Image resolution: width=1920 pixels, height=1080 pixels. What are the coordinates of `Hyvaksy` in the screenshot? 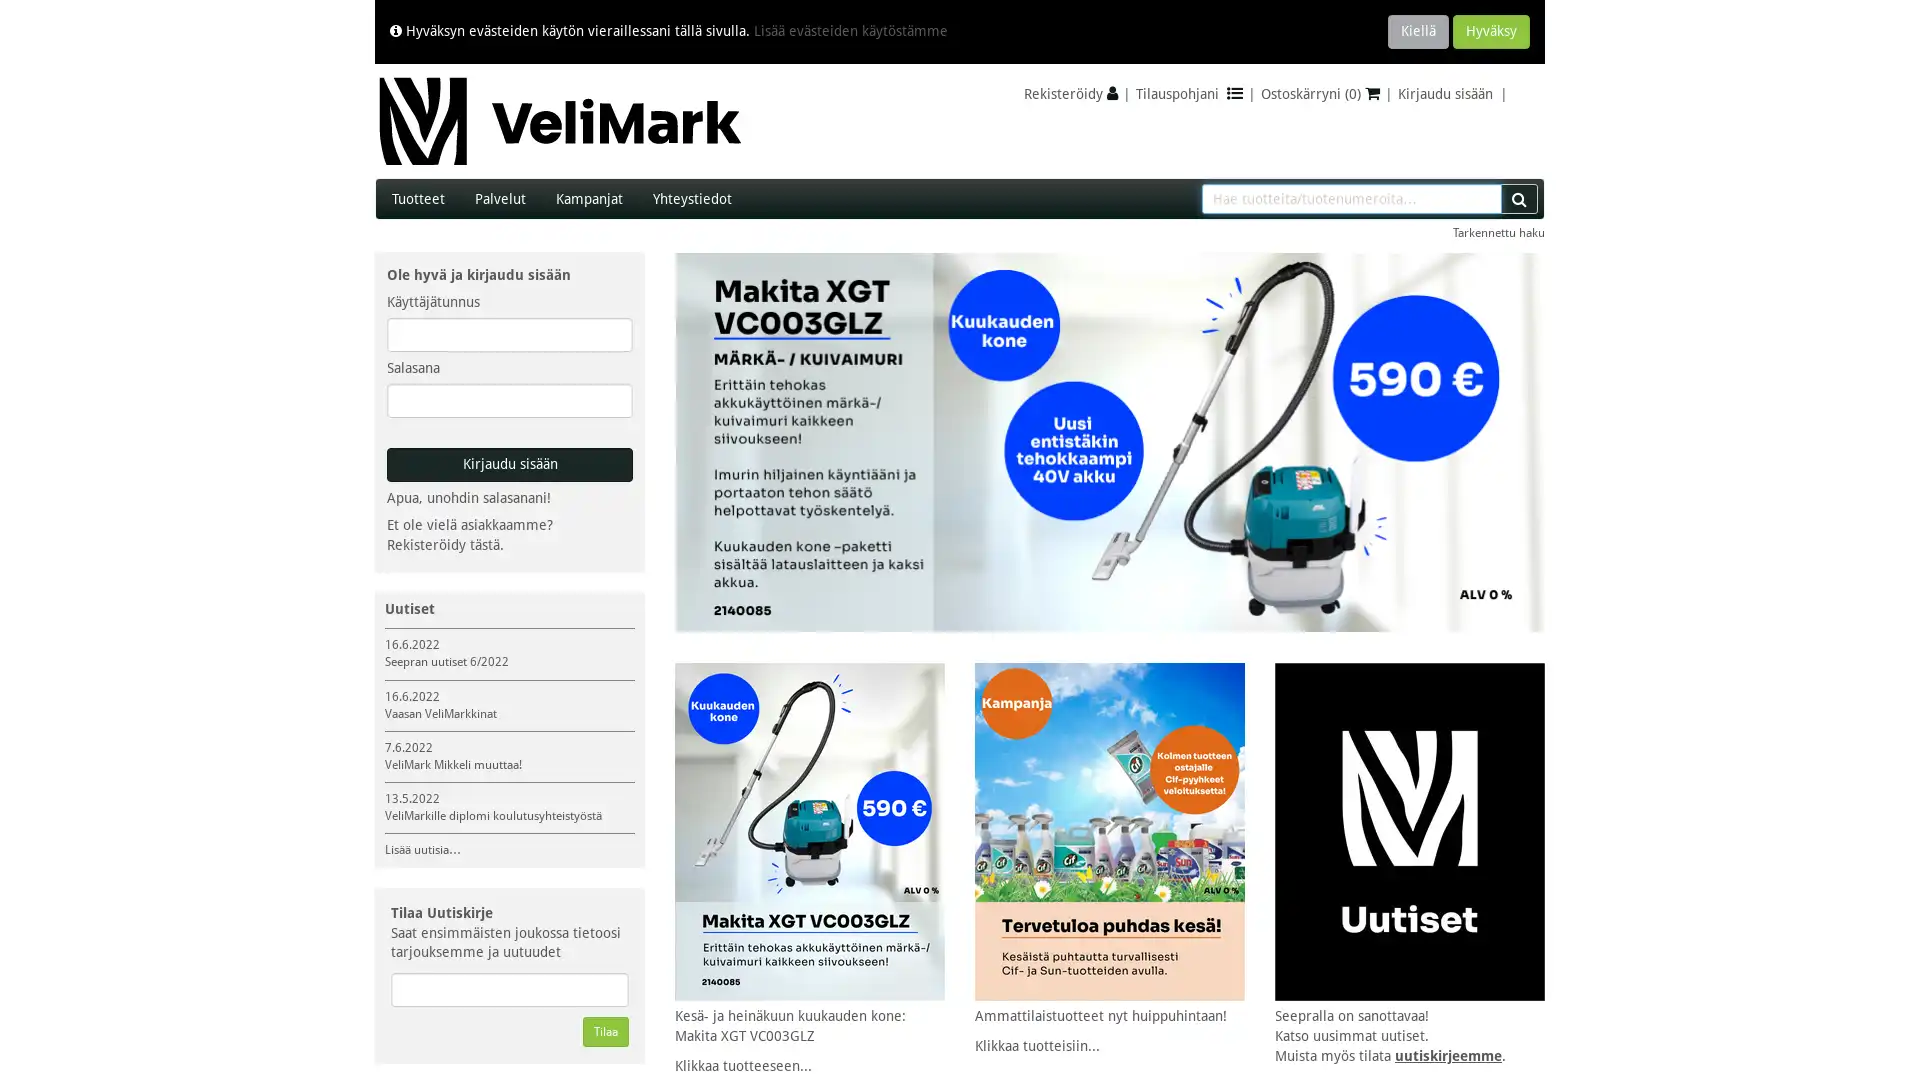 It's located at (1491, 31).